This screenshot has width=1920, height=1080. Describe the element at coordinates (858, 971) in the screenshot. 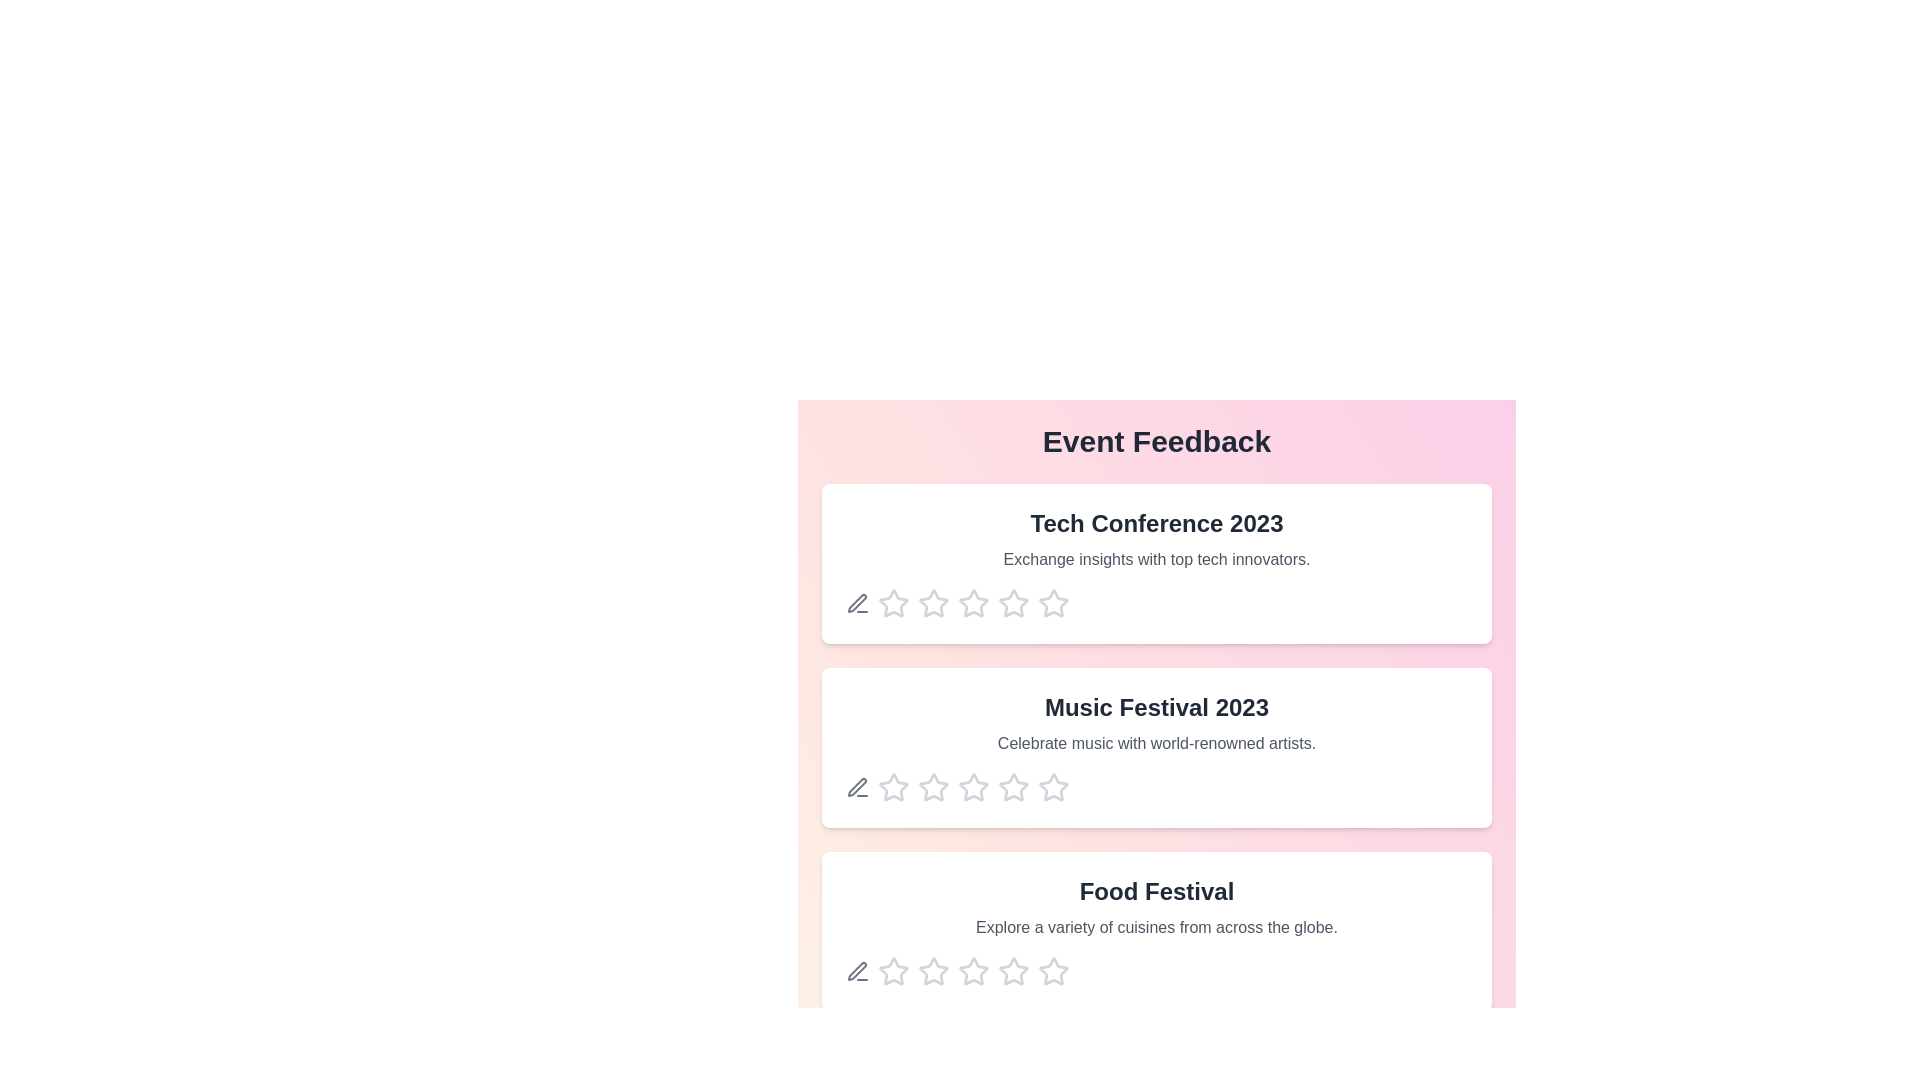

I see `the edit icon for the event Food Festival` at that location.